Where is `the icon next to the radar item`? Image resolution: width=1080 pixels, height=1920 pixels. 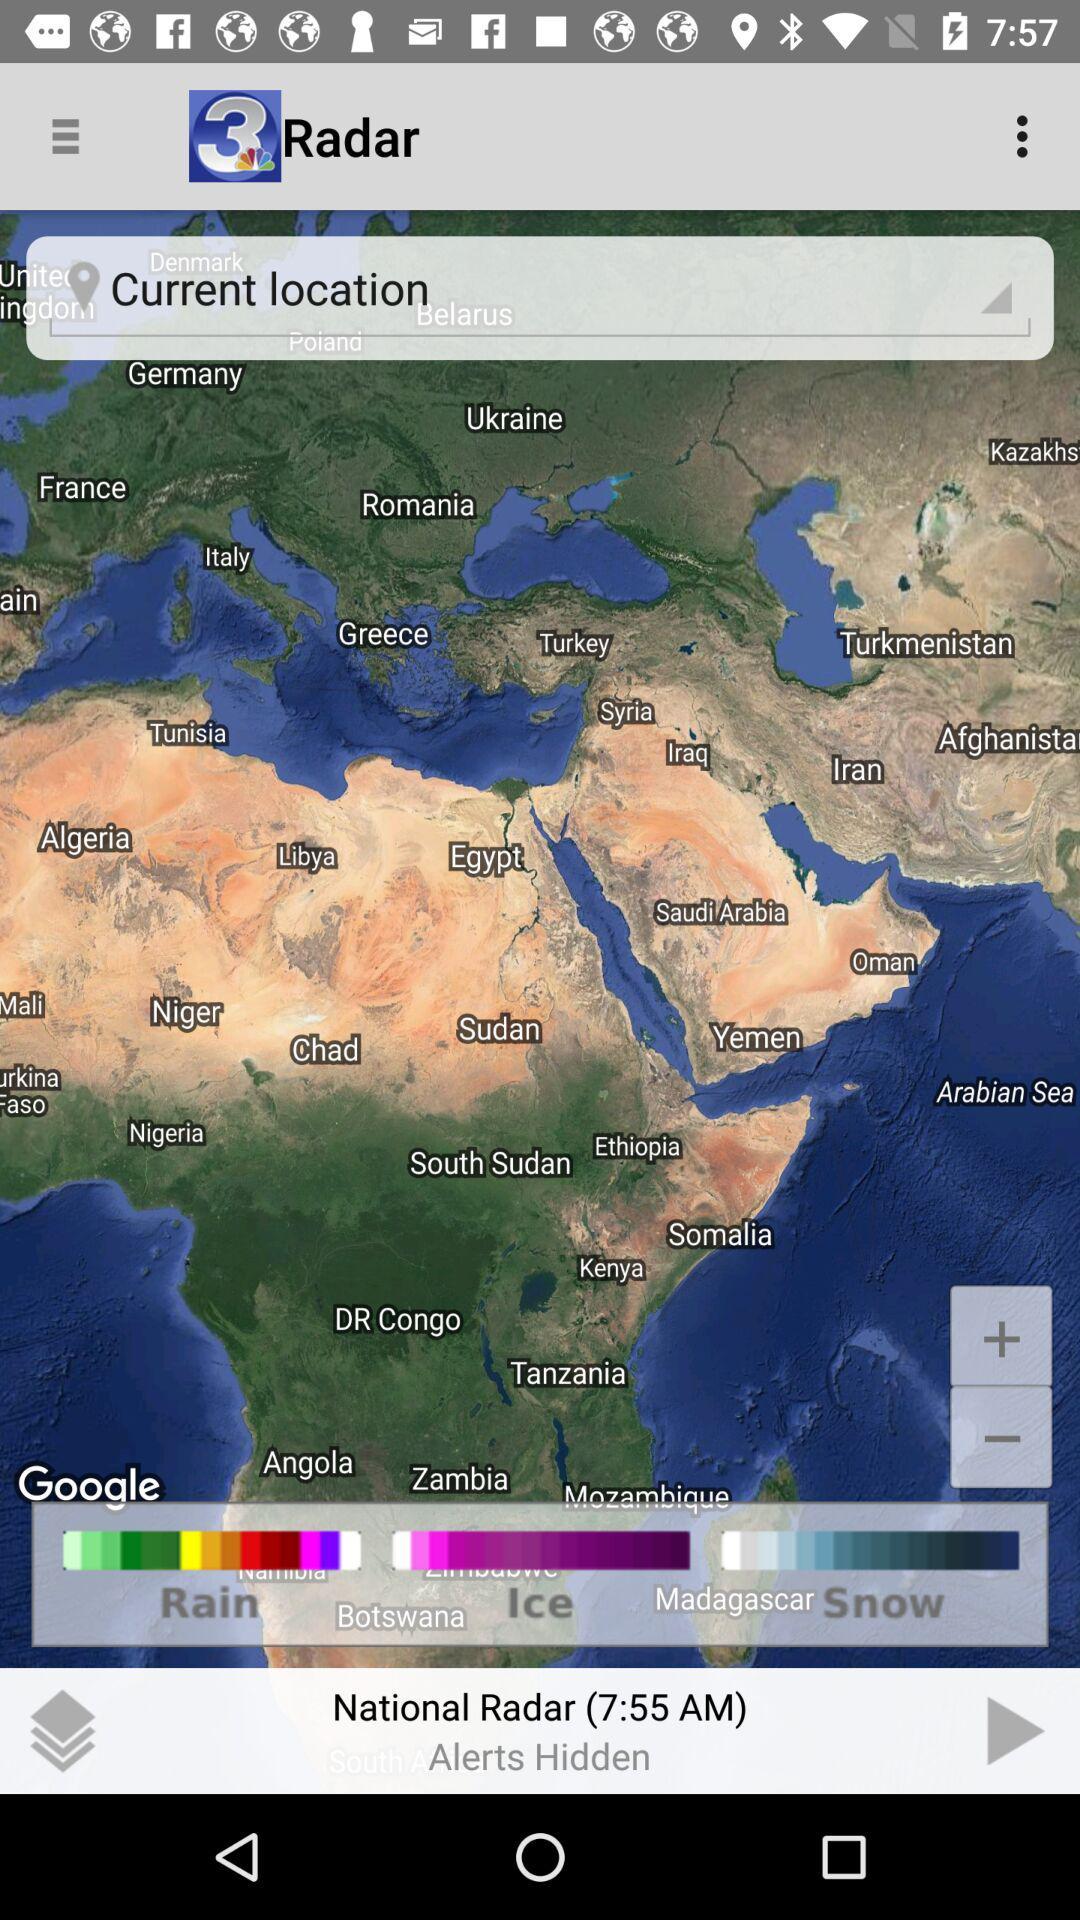 the icon next to the radar item is located at coordinates (1027, 135).